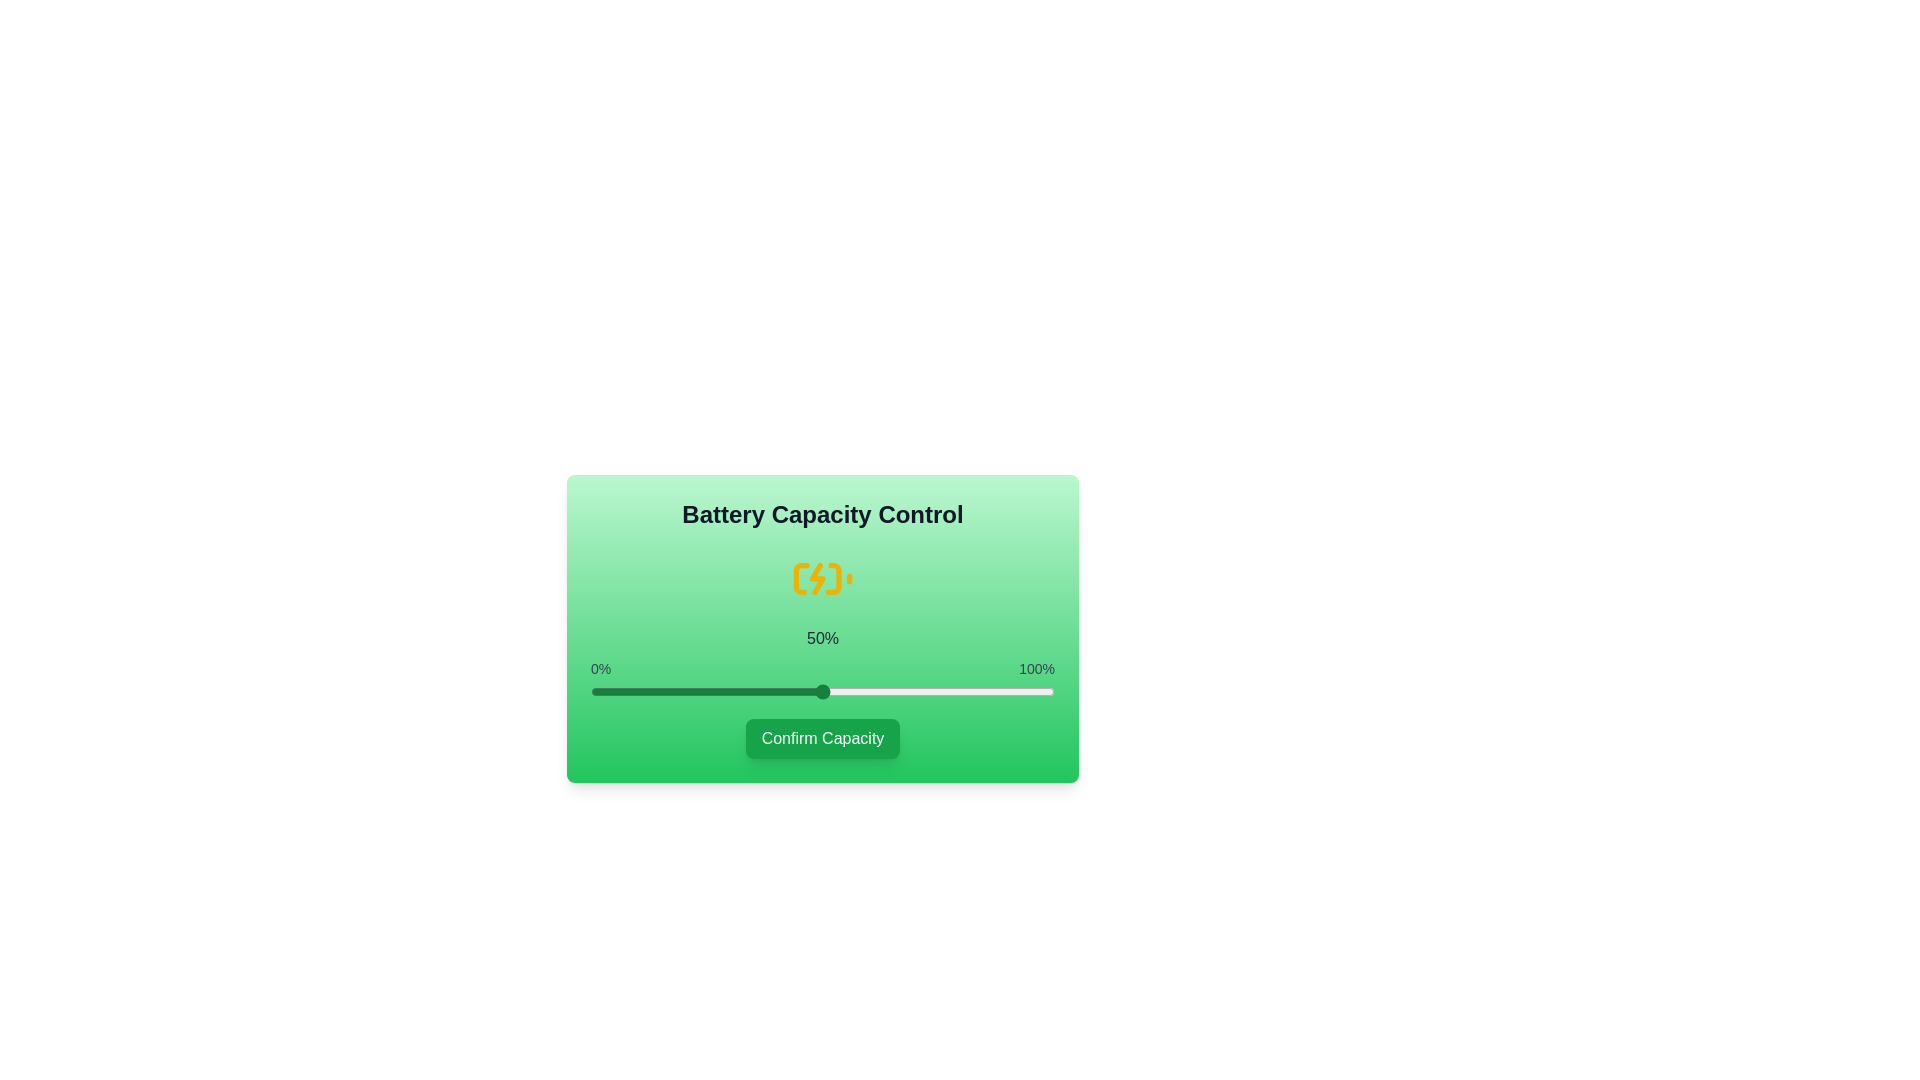 Image resolution: width=1920 pixels, height=1080 pixels. Describe the element at coordinates (976, 690) in the screenshot. I see `the battery capacity slider to 83% to observe the icon change` at that location.